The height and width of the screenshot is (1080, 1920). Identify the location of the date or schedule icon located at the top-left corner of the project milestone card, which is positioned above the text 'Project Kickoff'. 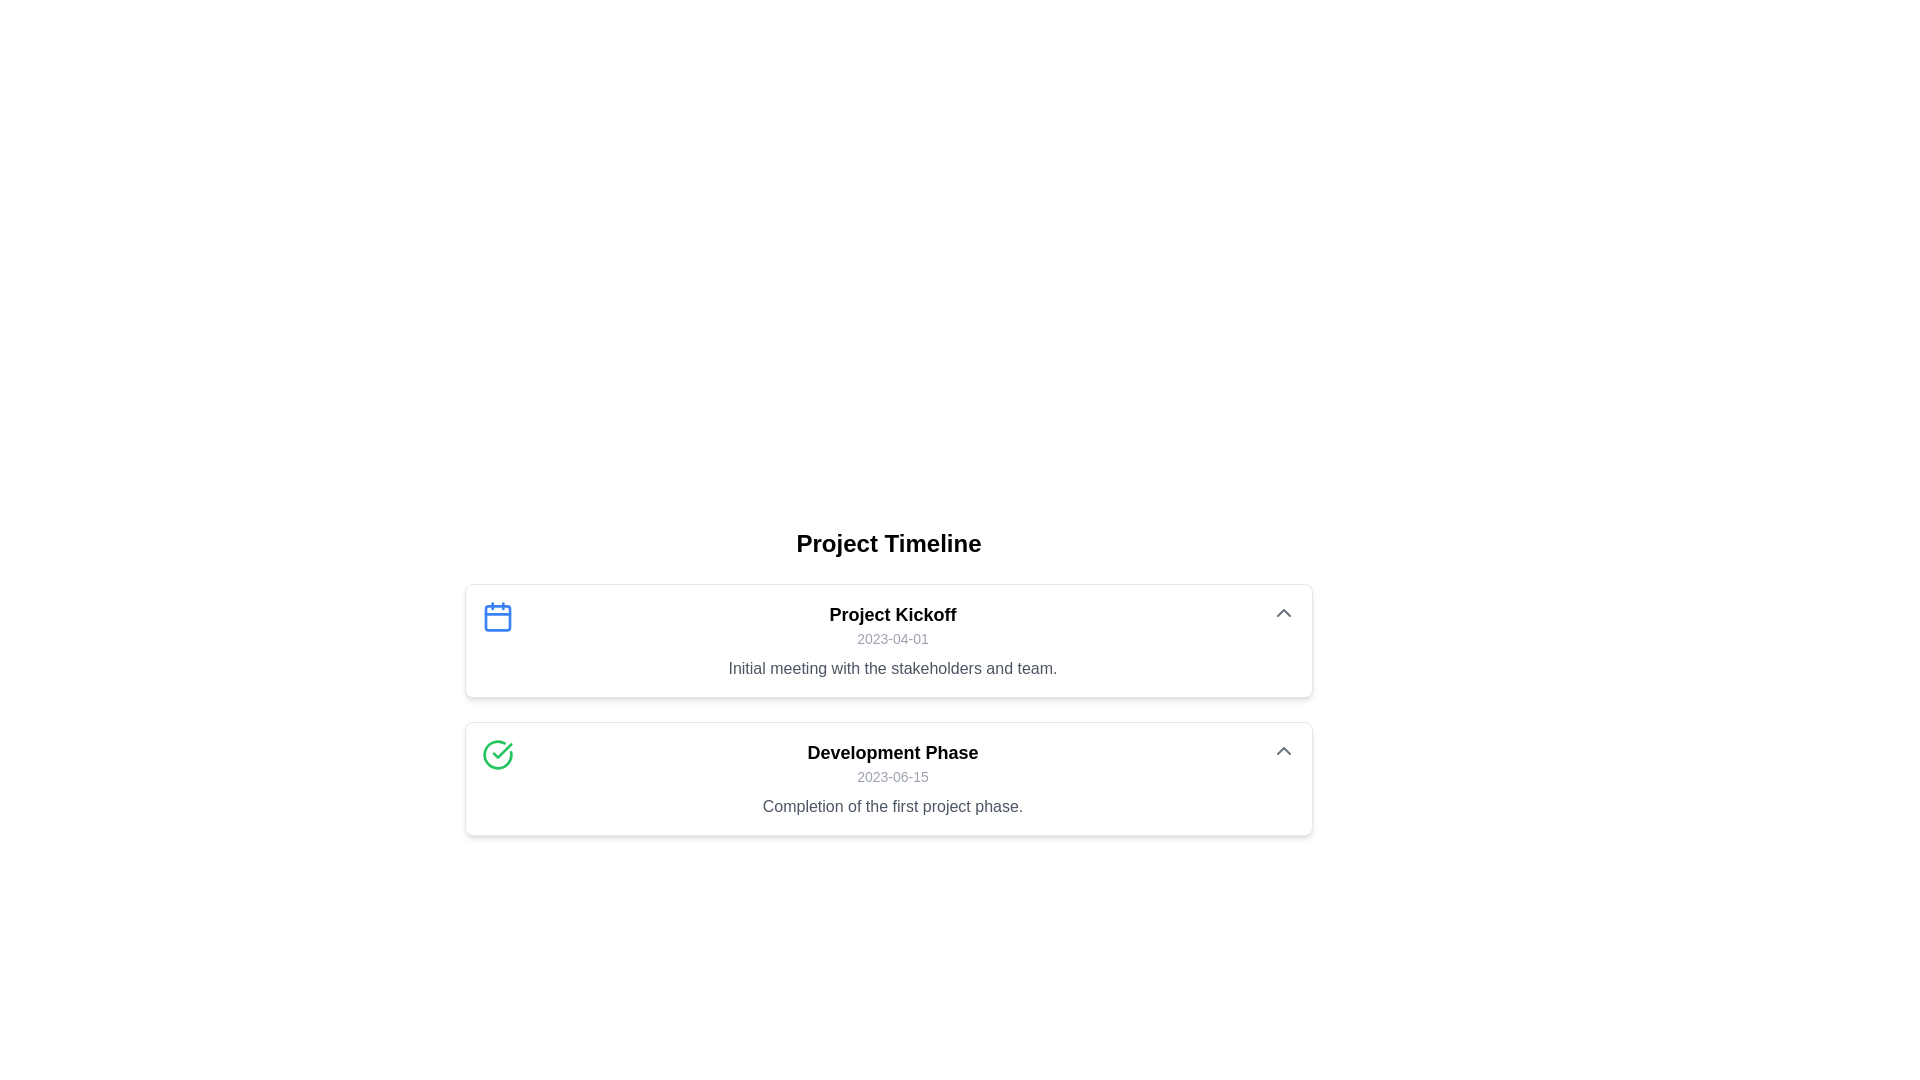
(498, 616).